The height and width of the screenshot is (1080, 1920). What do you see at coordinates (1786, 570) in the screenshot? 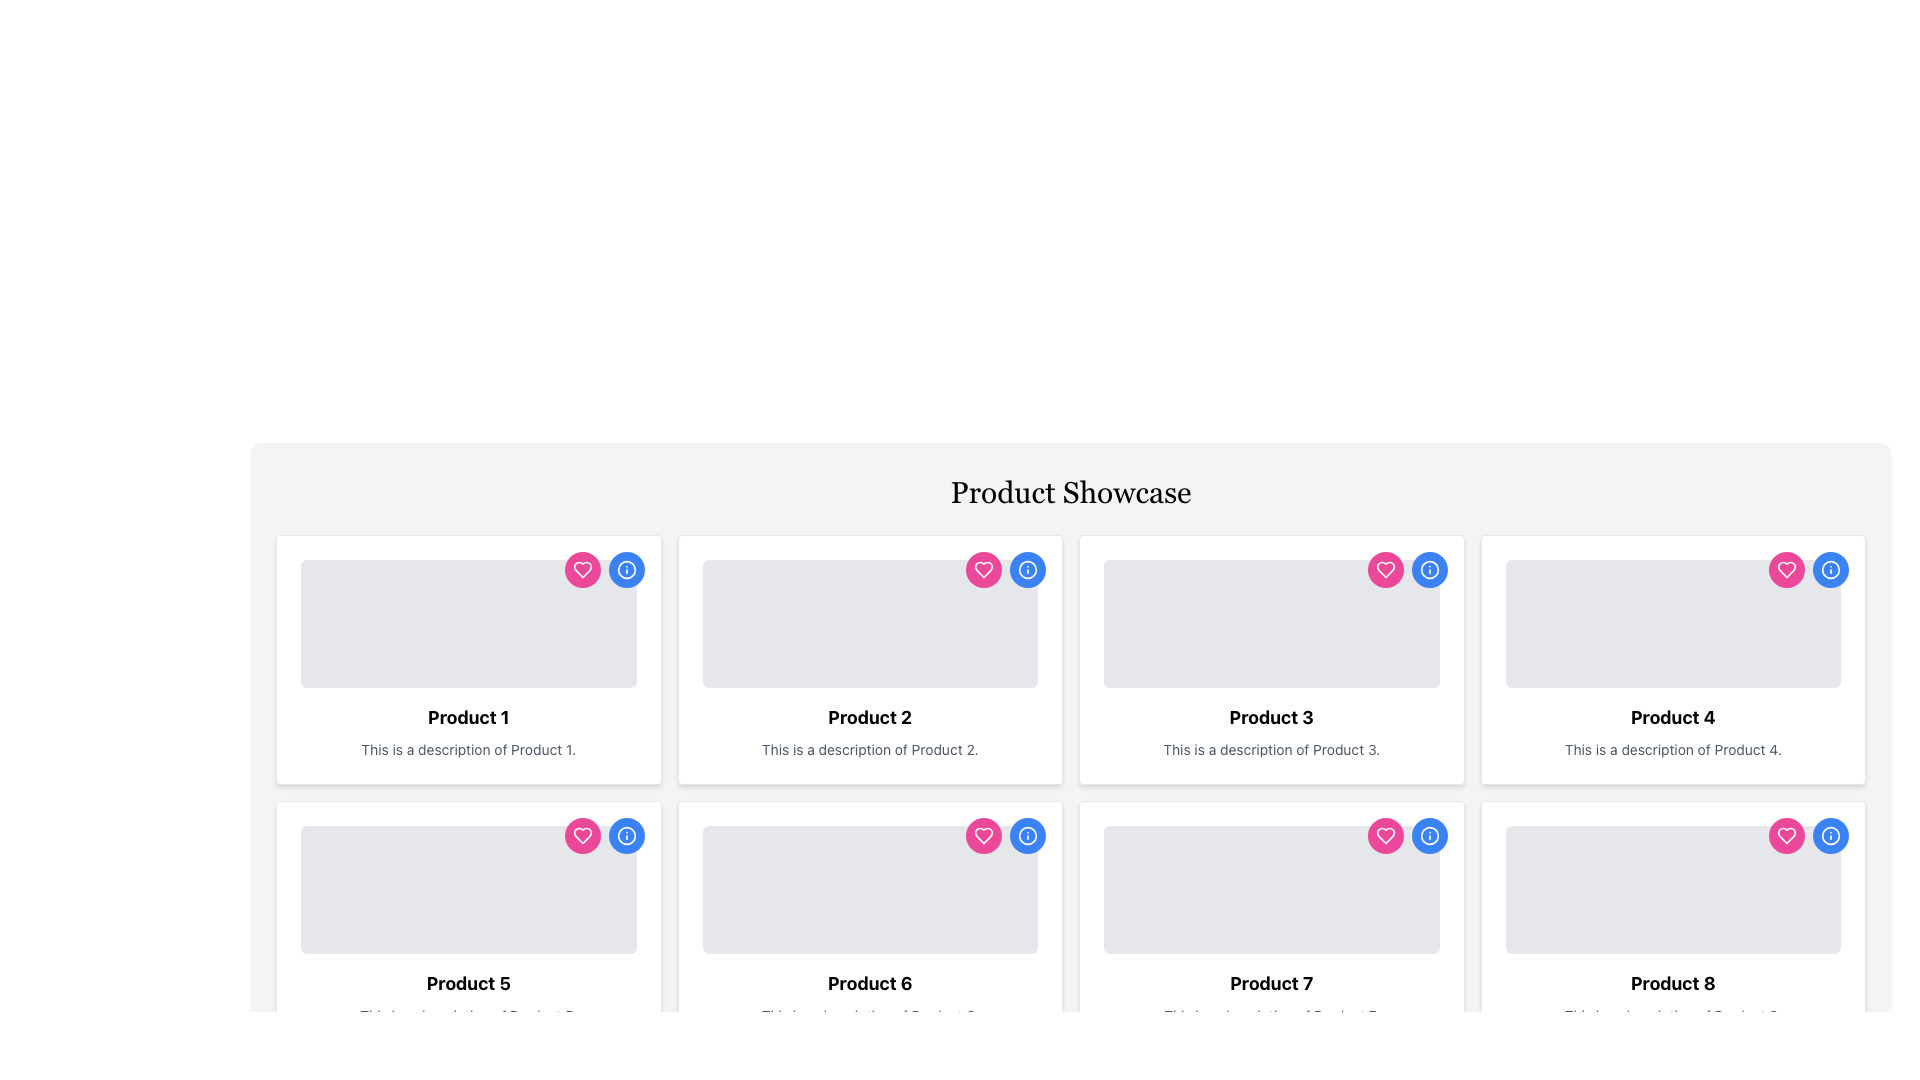
I see `the small pink heart icon with a white border located in the upper right corner of the card labeled 'Product 4' to favorite the product` at bounding box center [1786, 570].